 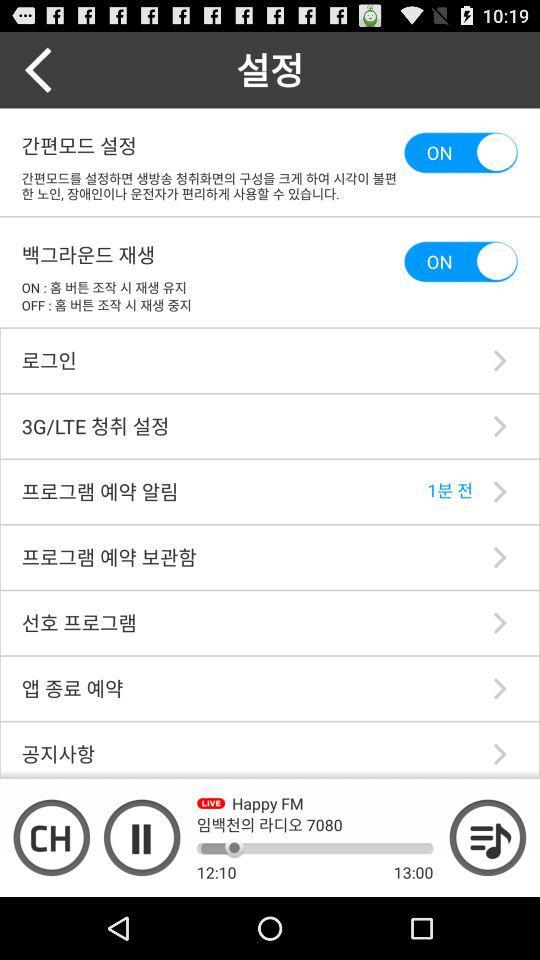 I want to click on the pause icon, so click(x=141, y=895).